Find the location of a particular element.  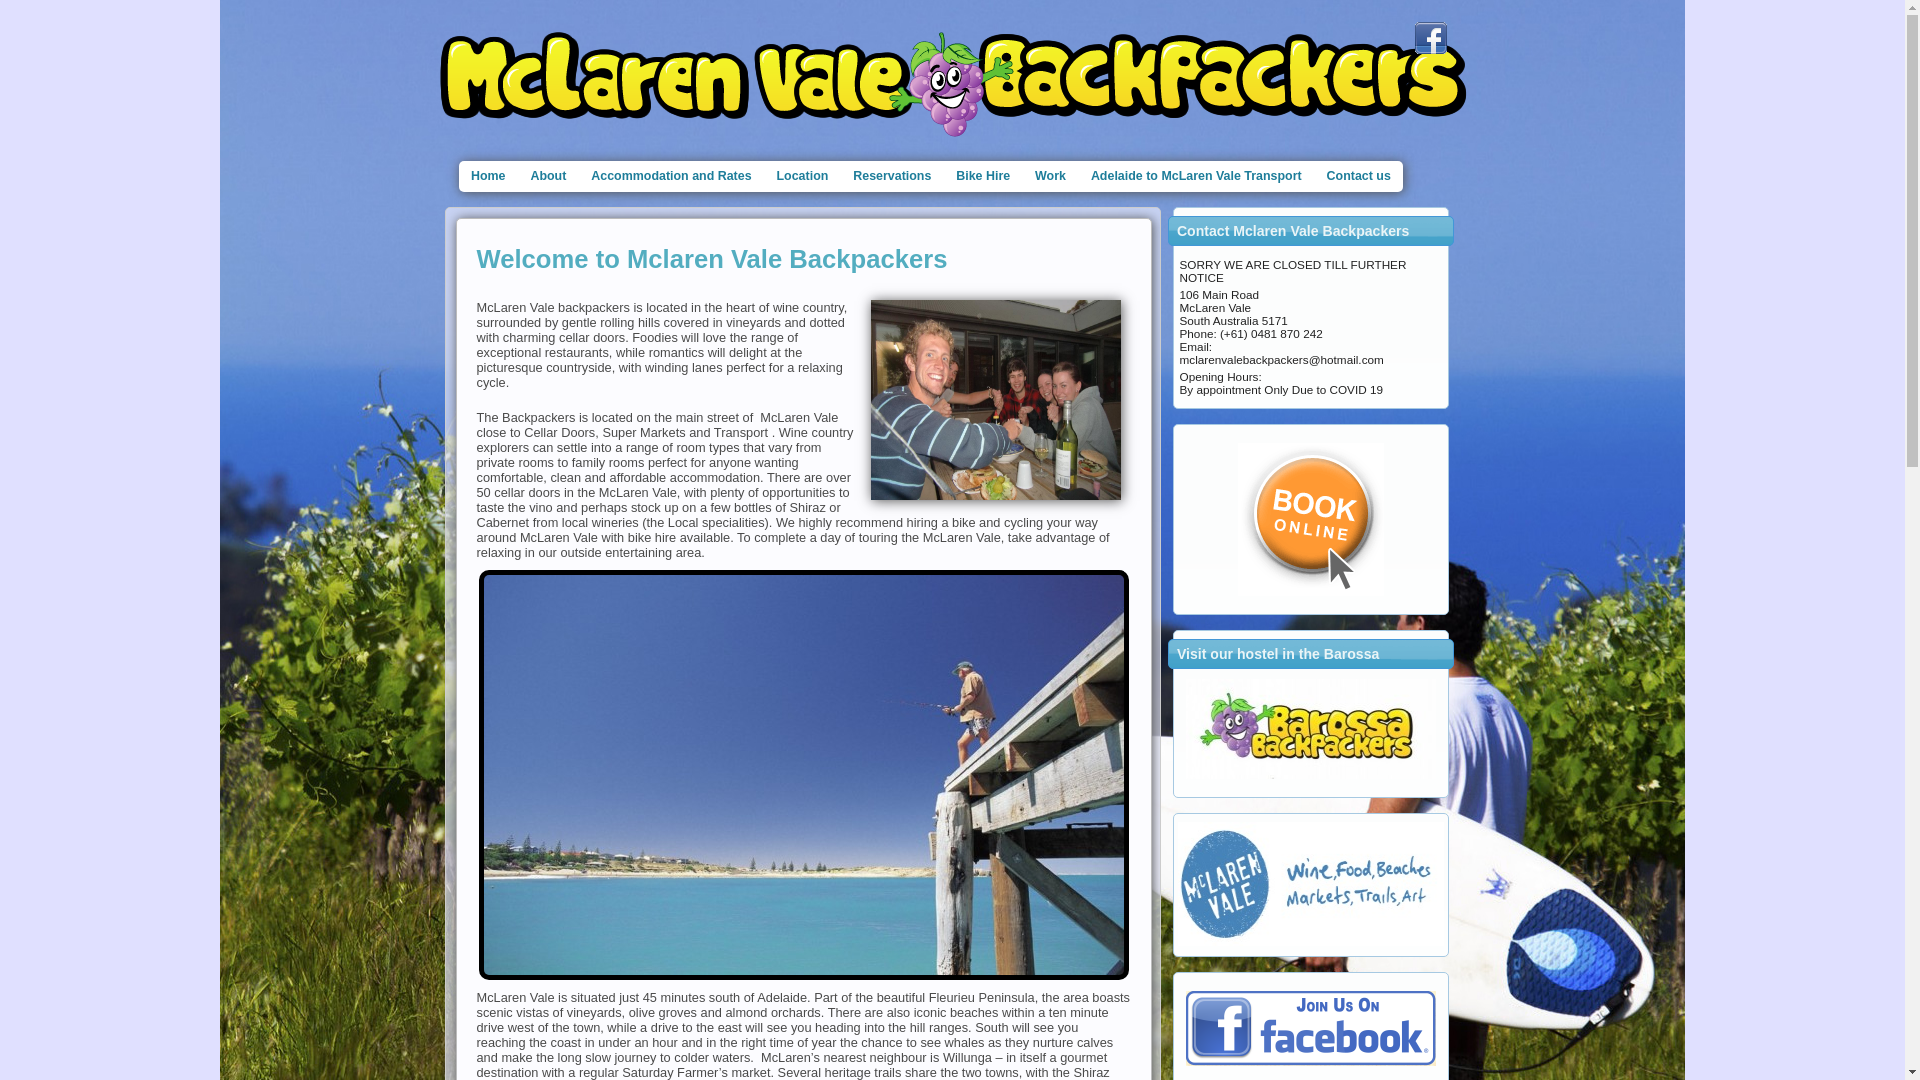

'Bike Hire' is located at coordinates (983, 175).